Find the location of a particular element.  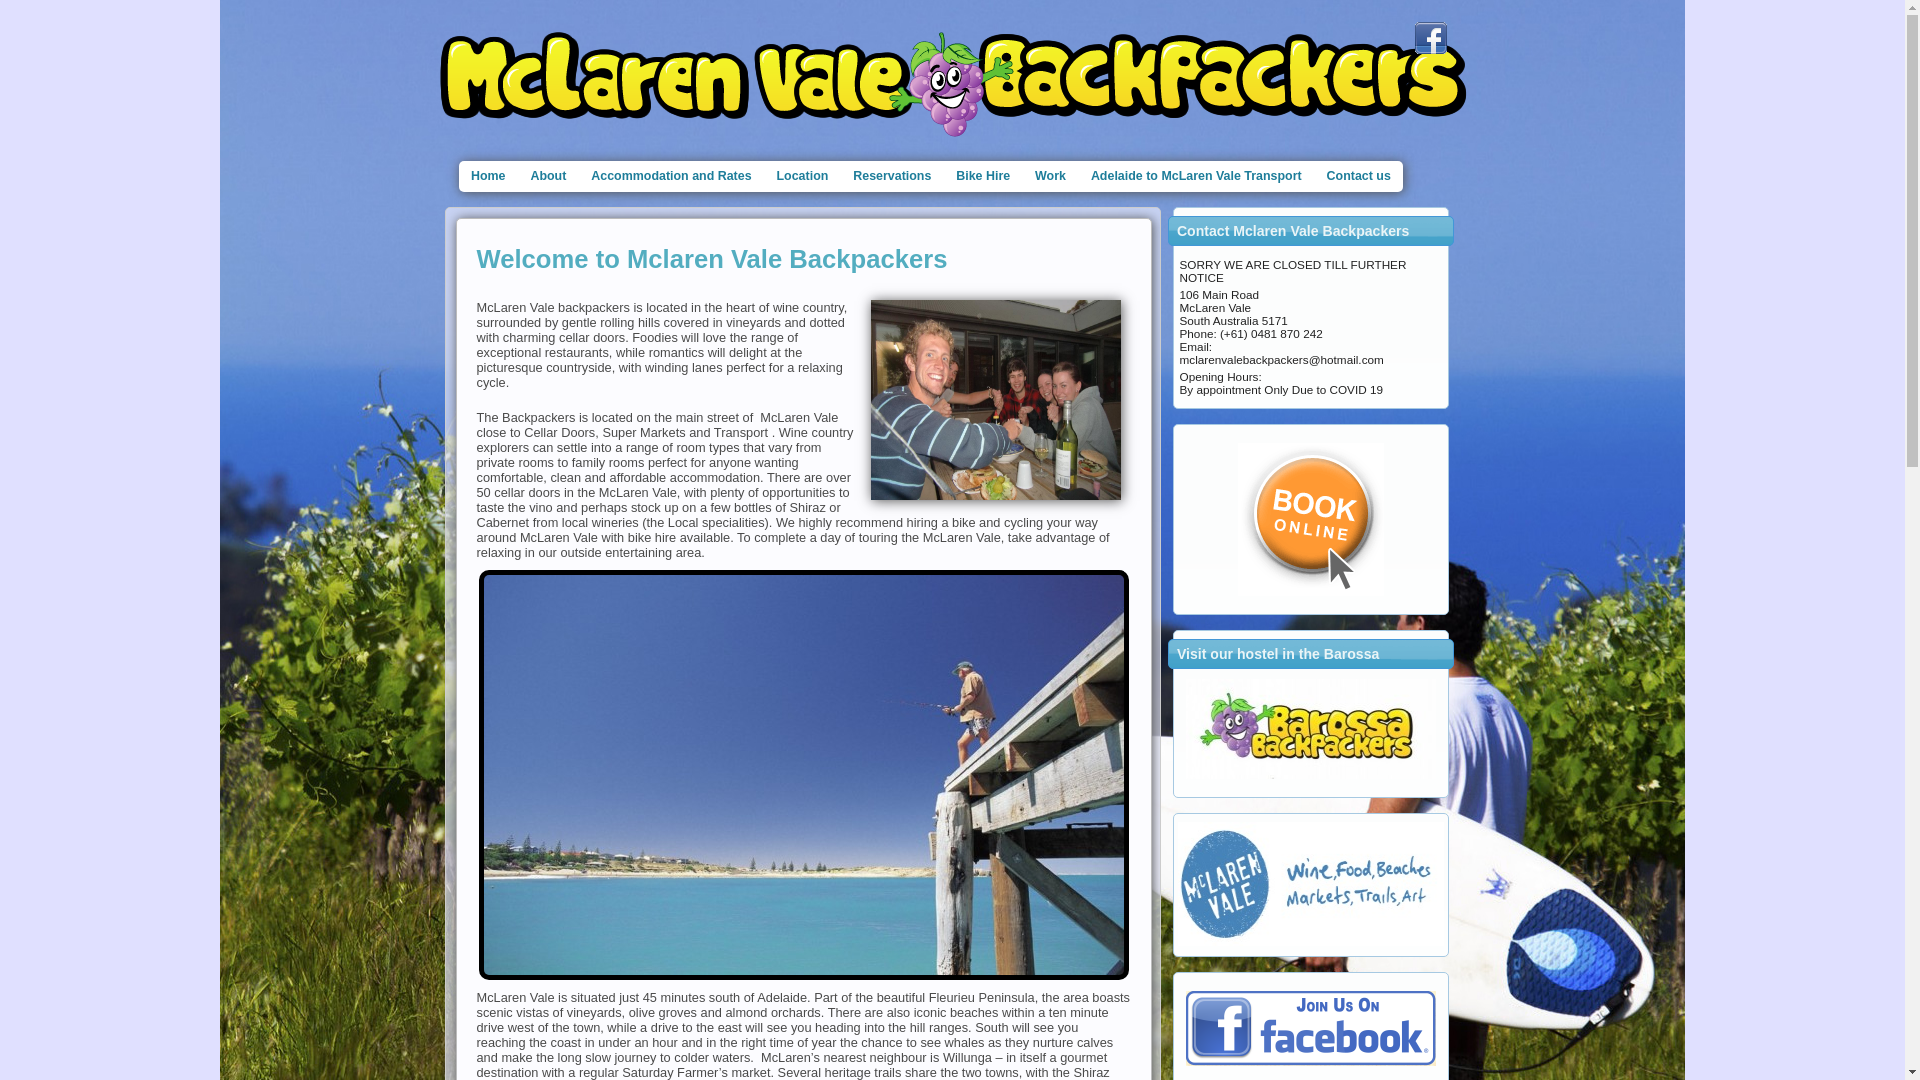

'Bike Hire' is located at coordinates (983, 175).